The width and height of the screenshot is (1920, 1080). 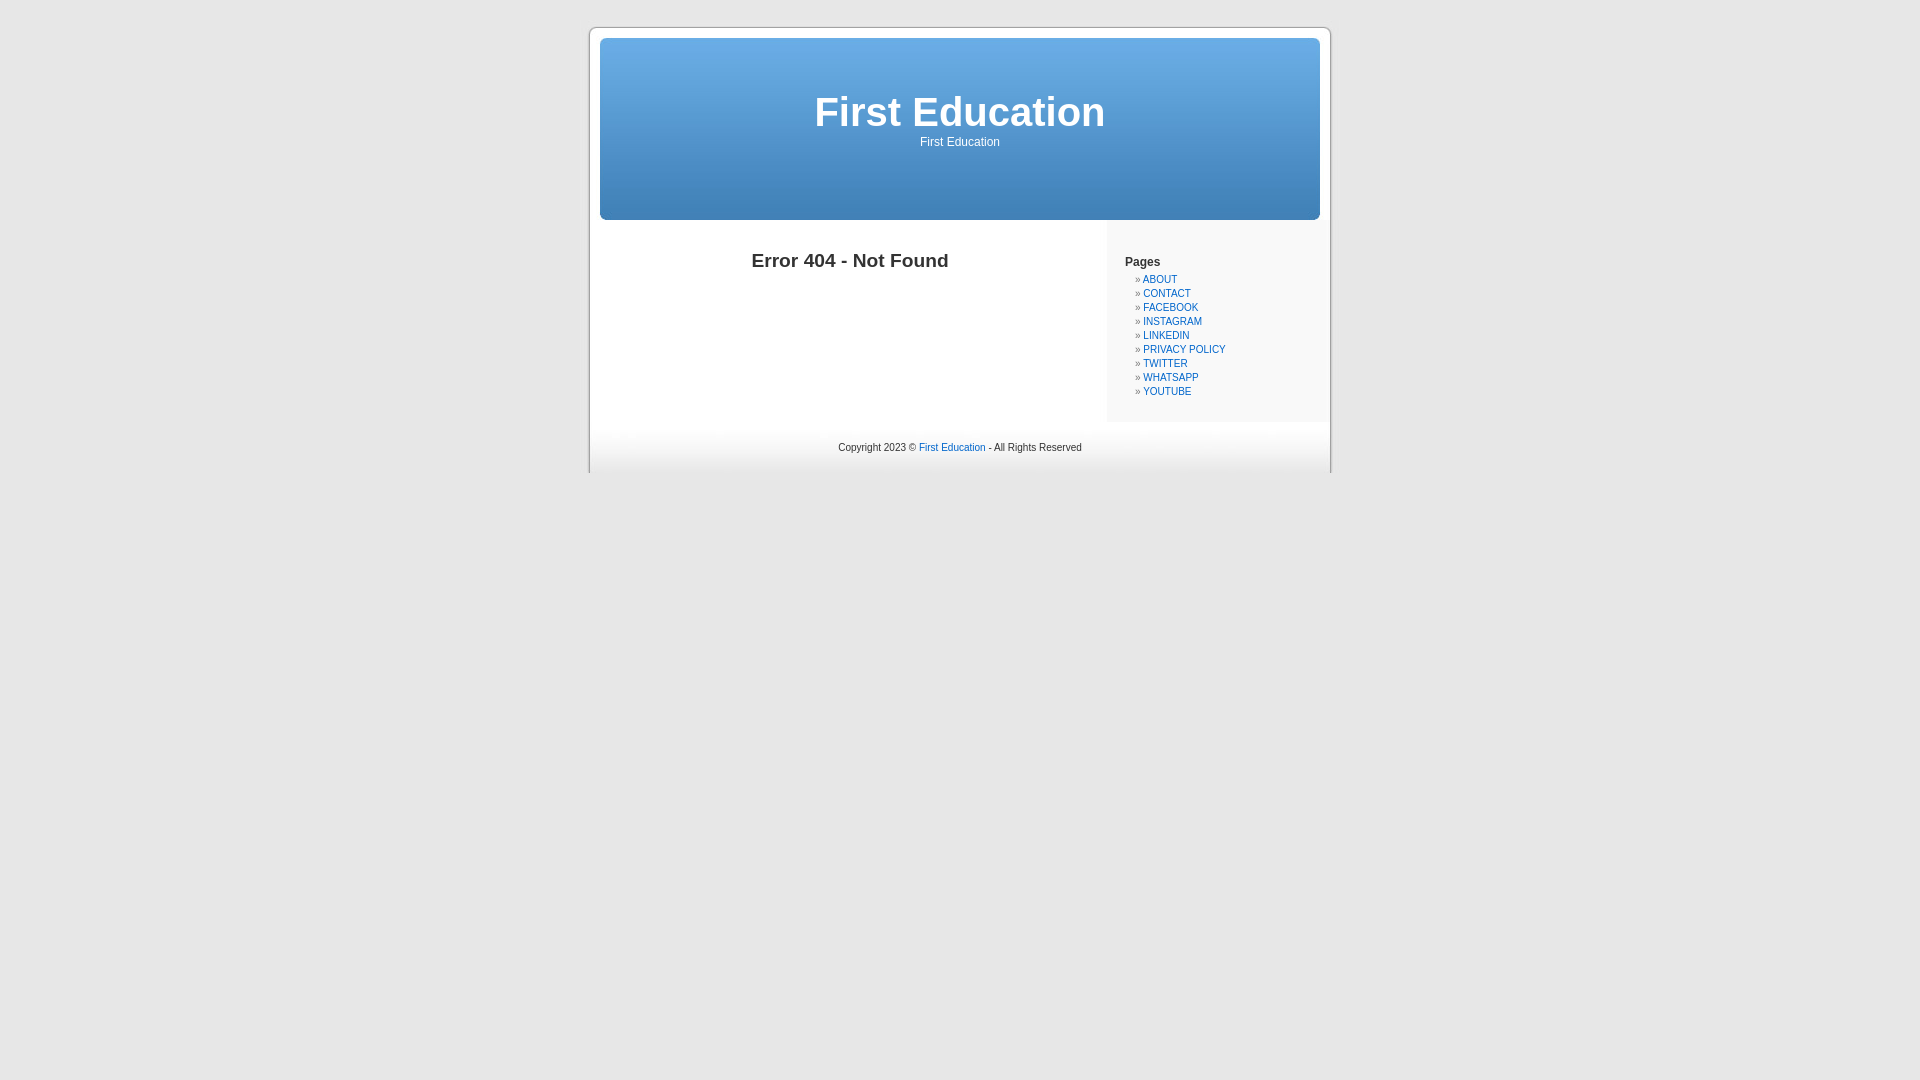 What do you see at coordinates (1166, 293) in the screenshot?
I see `'CONTACT'` at bounding box center [1166, 293].